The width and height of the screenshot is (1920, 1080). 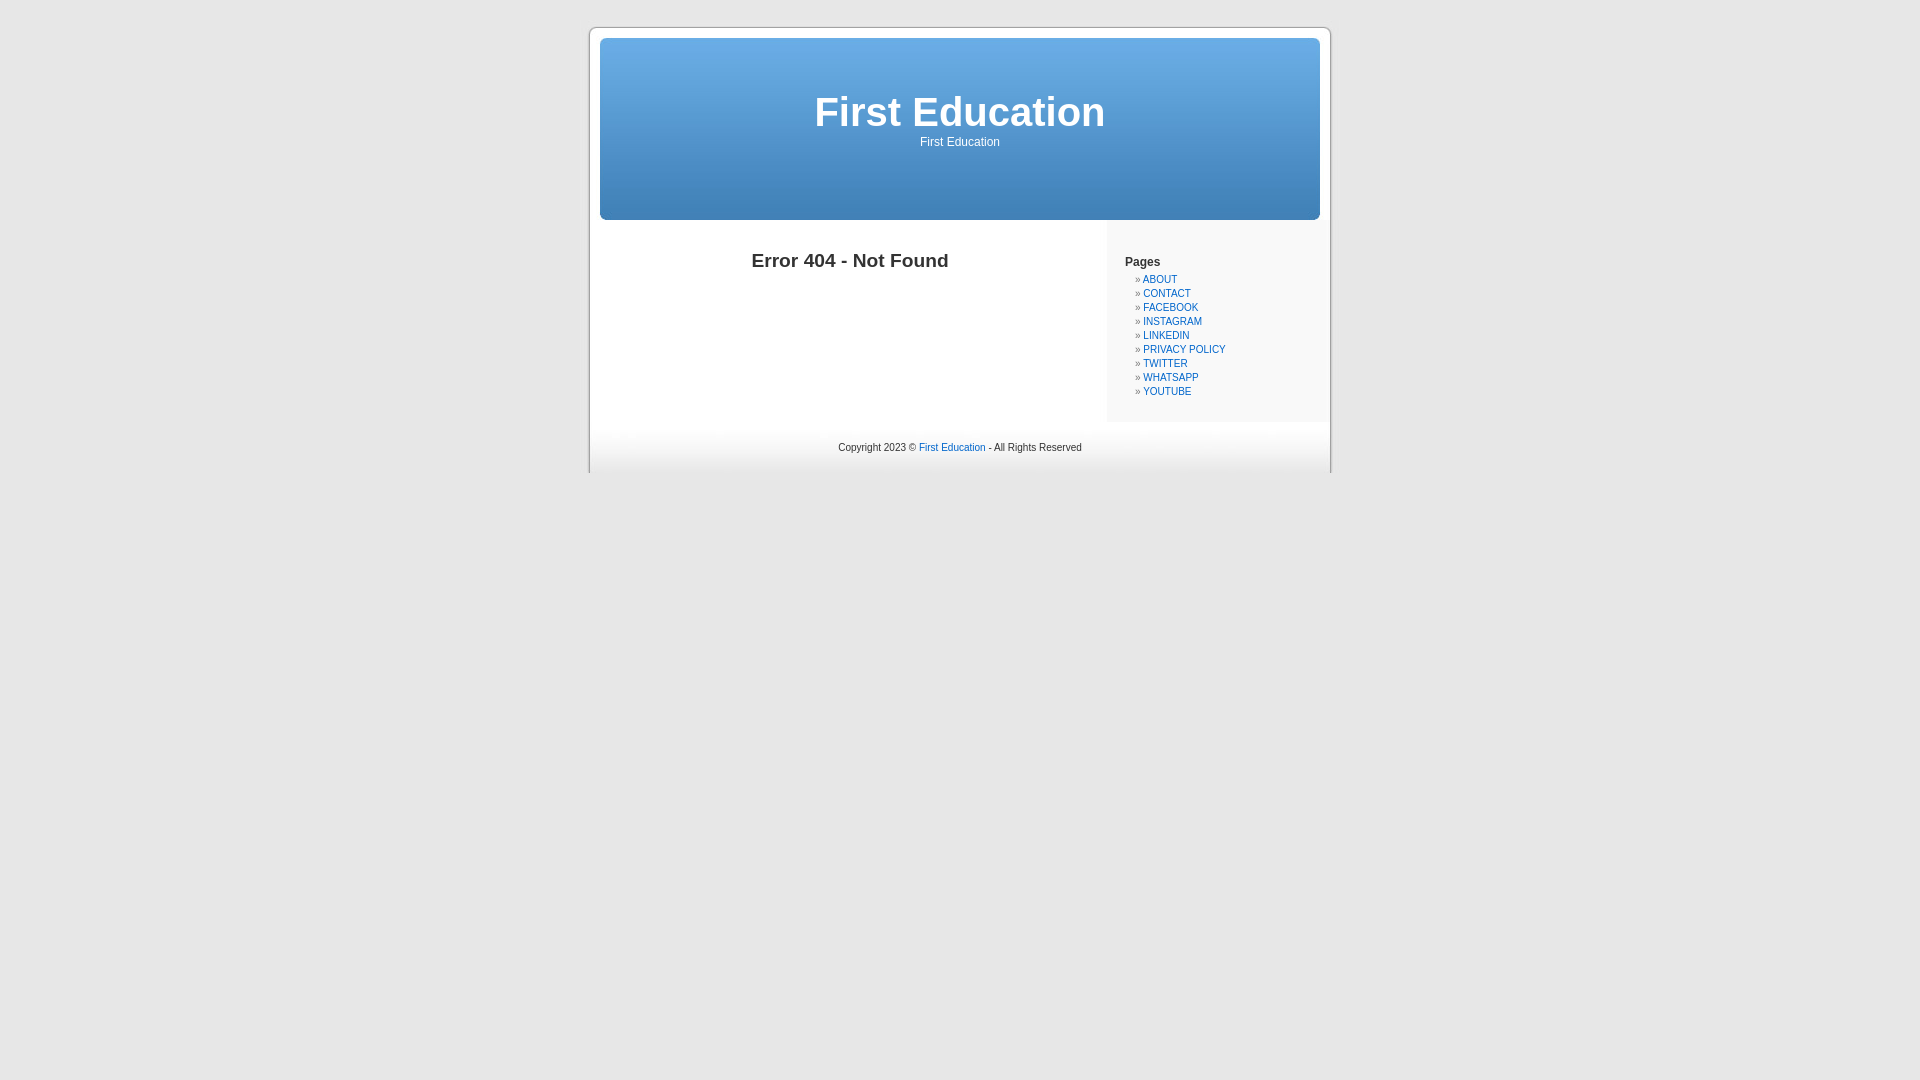 What do you see at coordinates (1166, 293) in the screenshot?
I see `'CONTACT'` at bounding box center [1166, 293].